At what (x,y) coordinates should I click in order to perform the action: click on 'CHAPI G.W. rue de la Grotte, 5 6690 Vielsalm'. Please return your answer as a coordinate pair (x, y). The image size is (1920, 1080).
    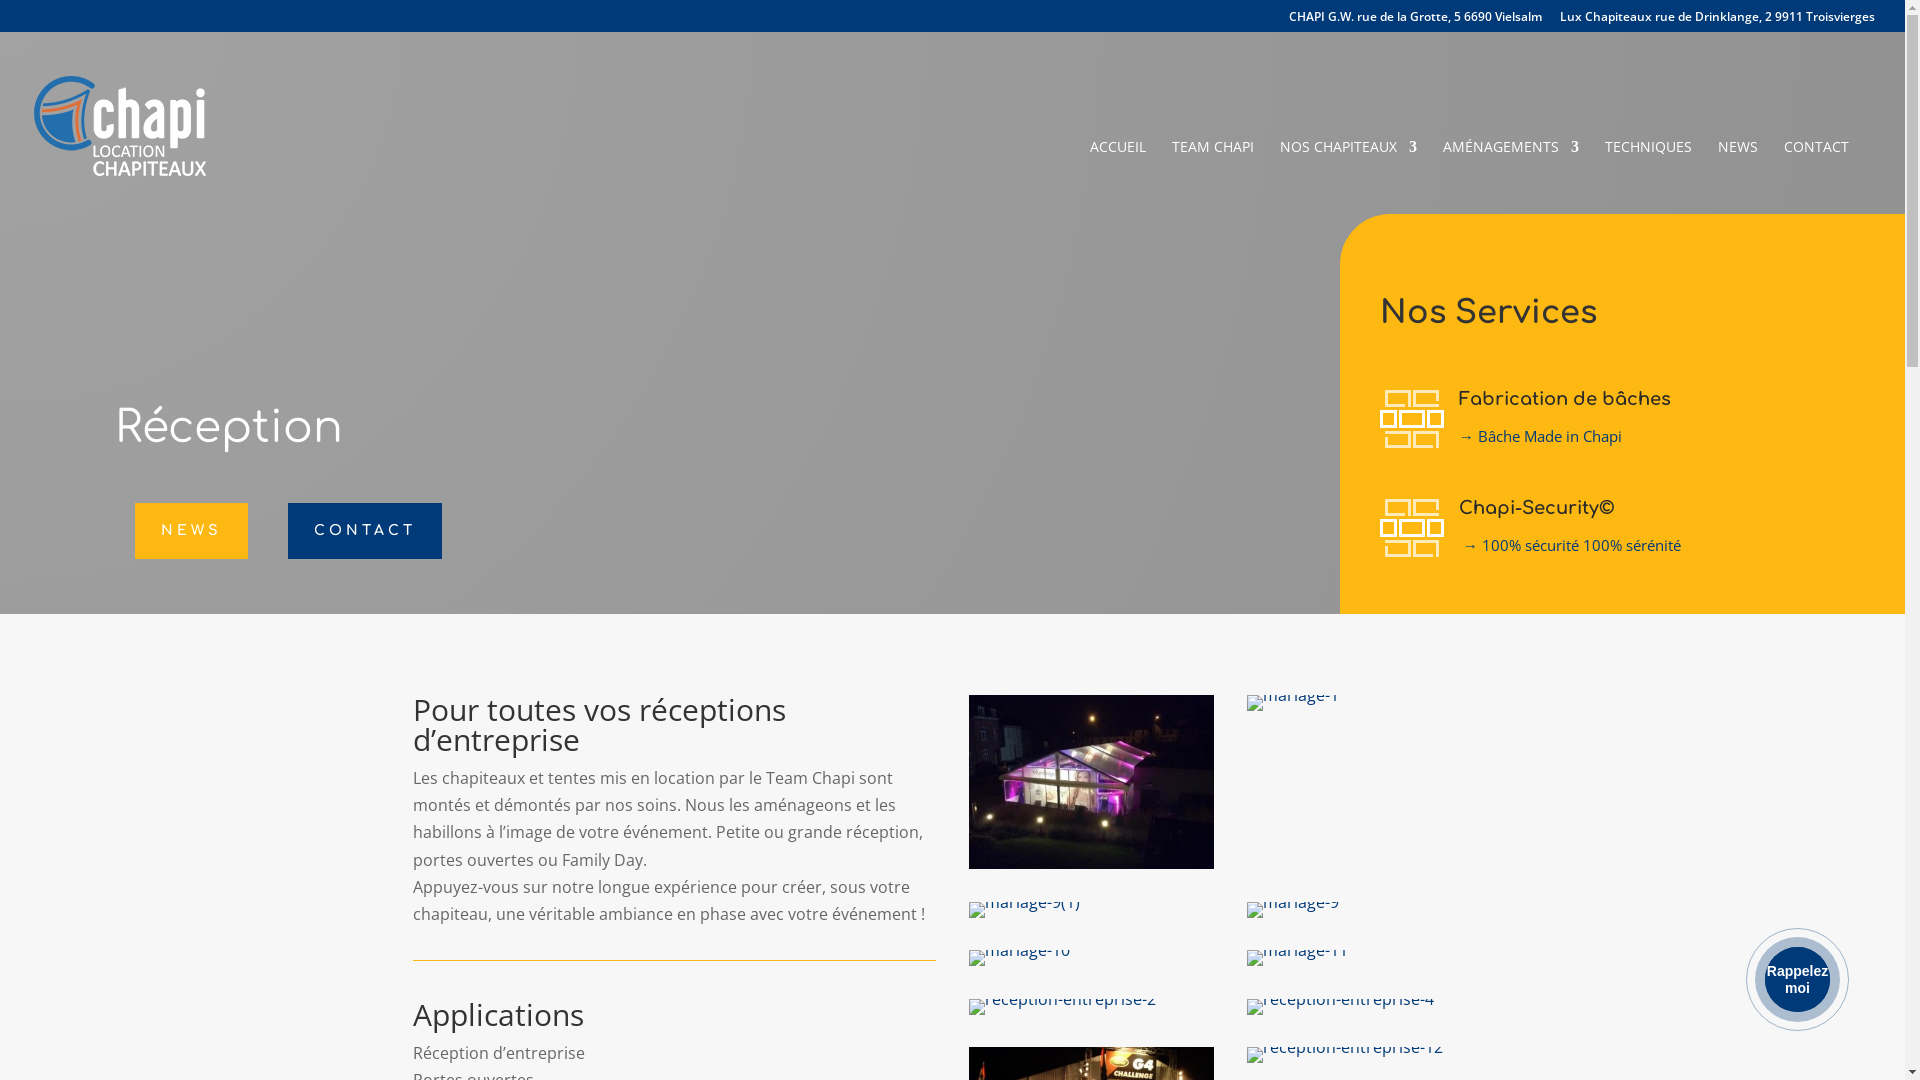
    Looking at the image, I should click on (1289, 20).